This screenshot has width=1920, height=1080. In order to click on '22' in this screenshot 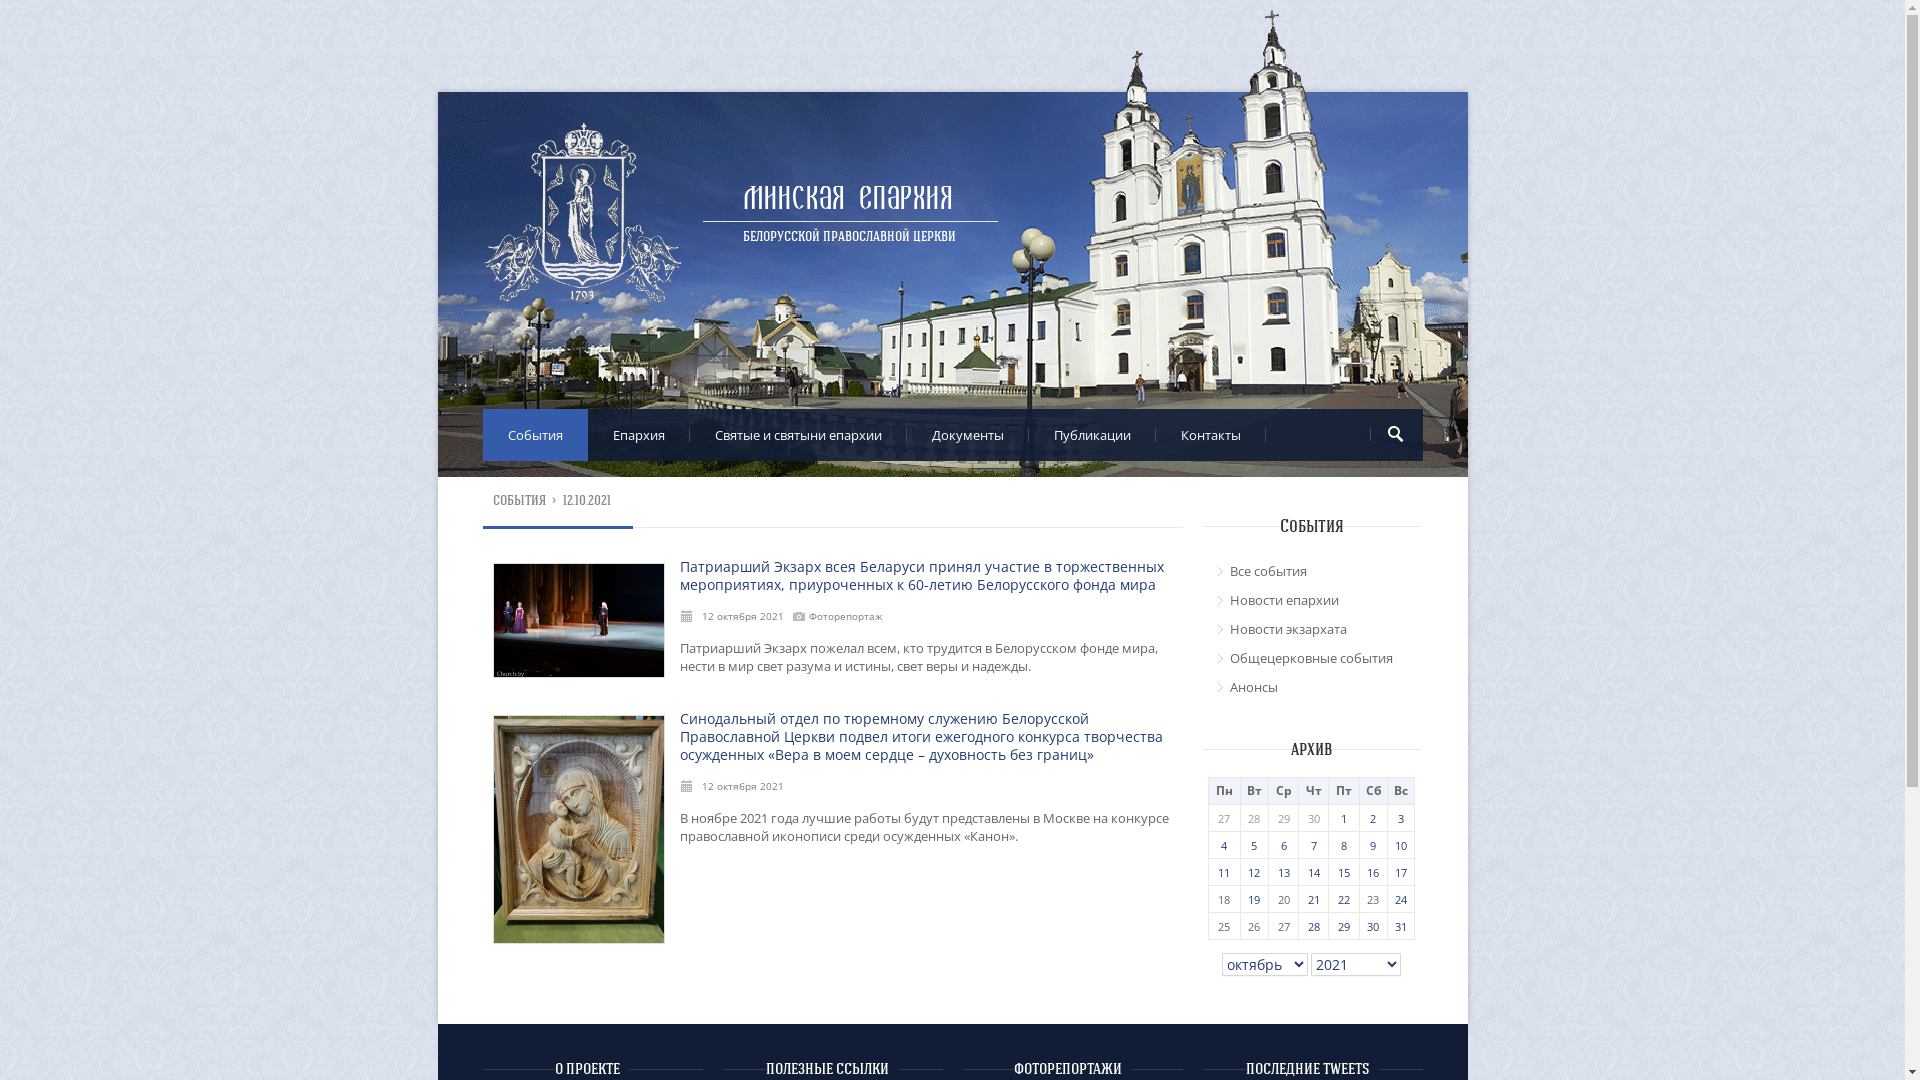, I will do `click(1344, 898)`.